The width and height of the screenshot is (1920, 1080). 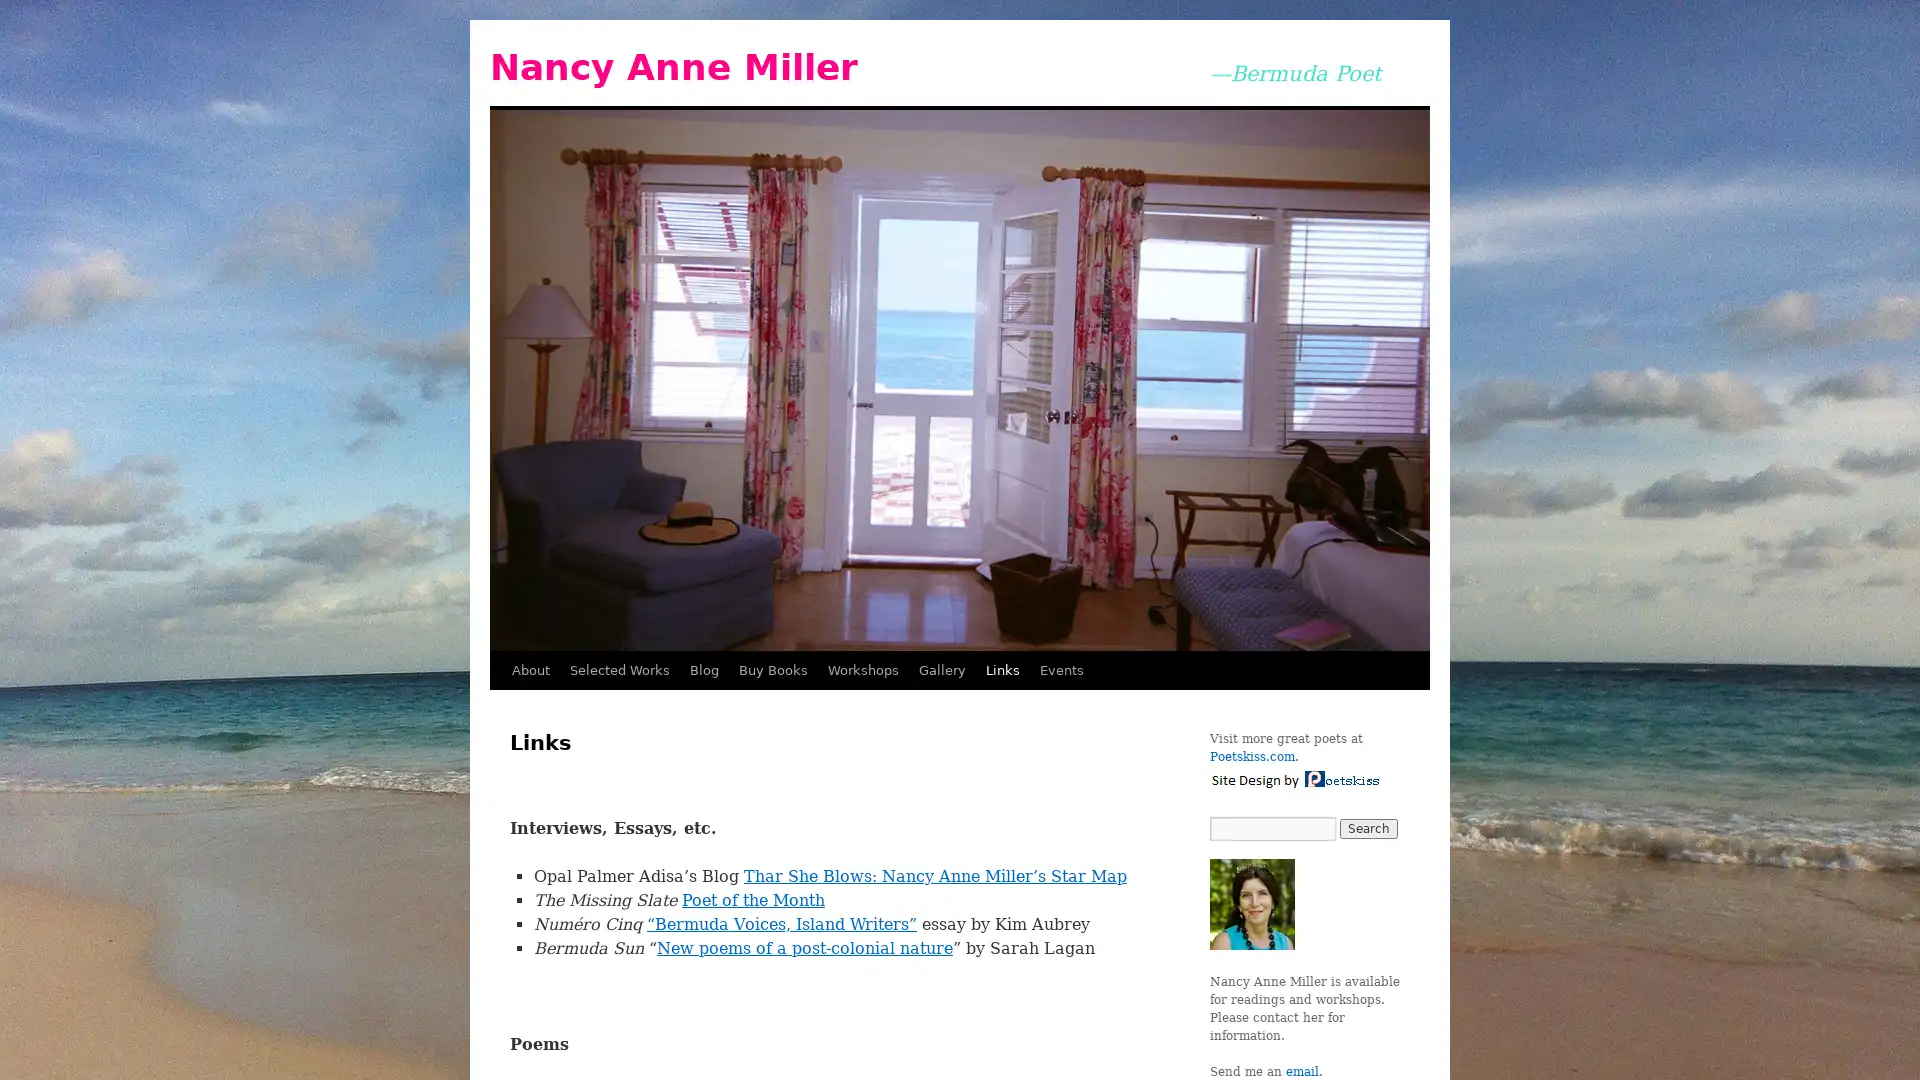 I want to click on Search, so click(x=1367, y=829).